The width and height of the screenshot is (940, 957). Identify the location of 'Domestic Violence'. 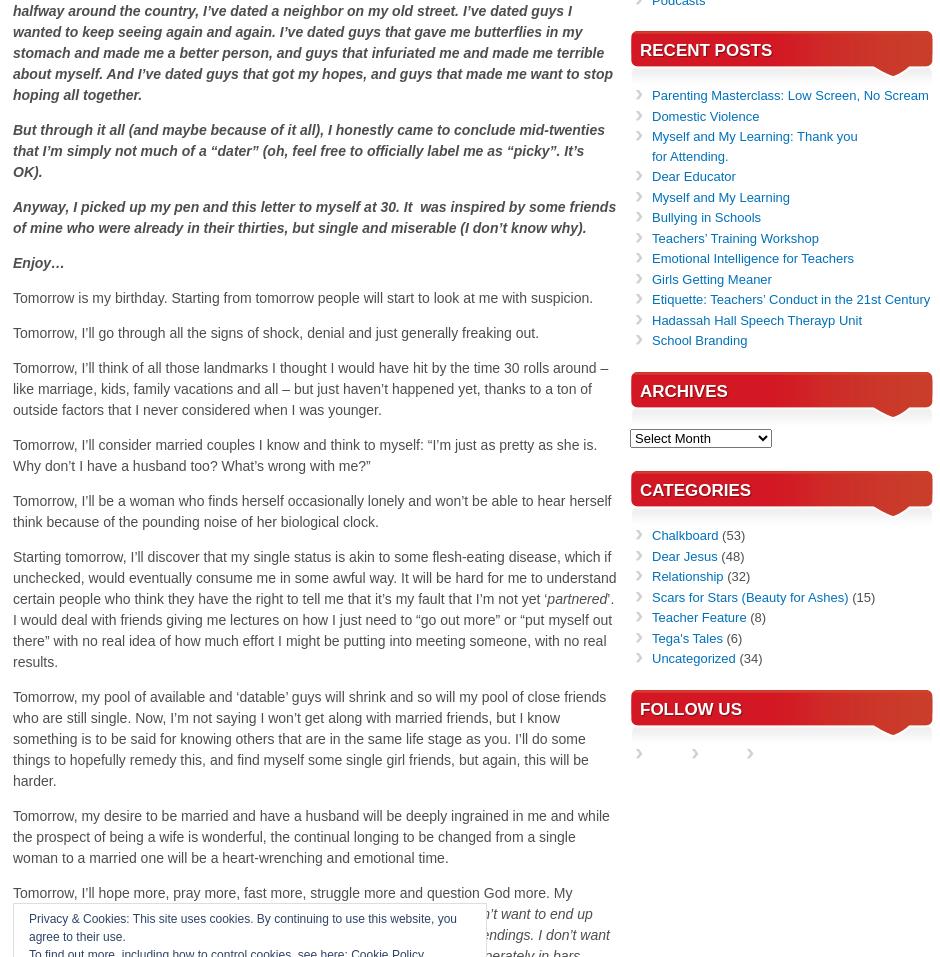
(705, 115).